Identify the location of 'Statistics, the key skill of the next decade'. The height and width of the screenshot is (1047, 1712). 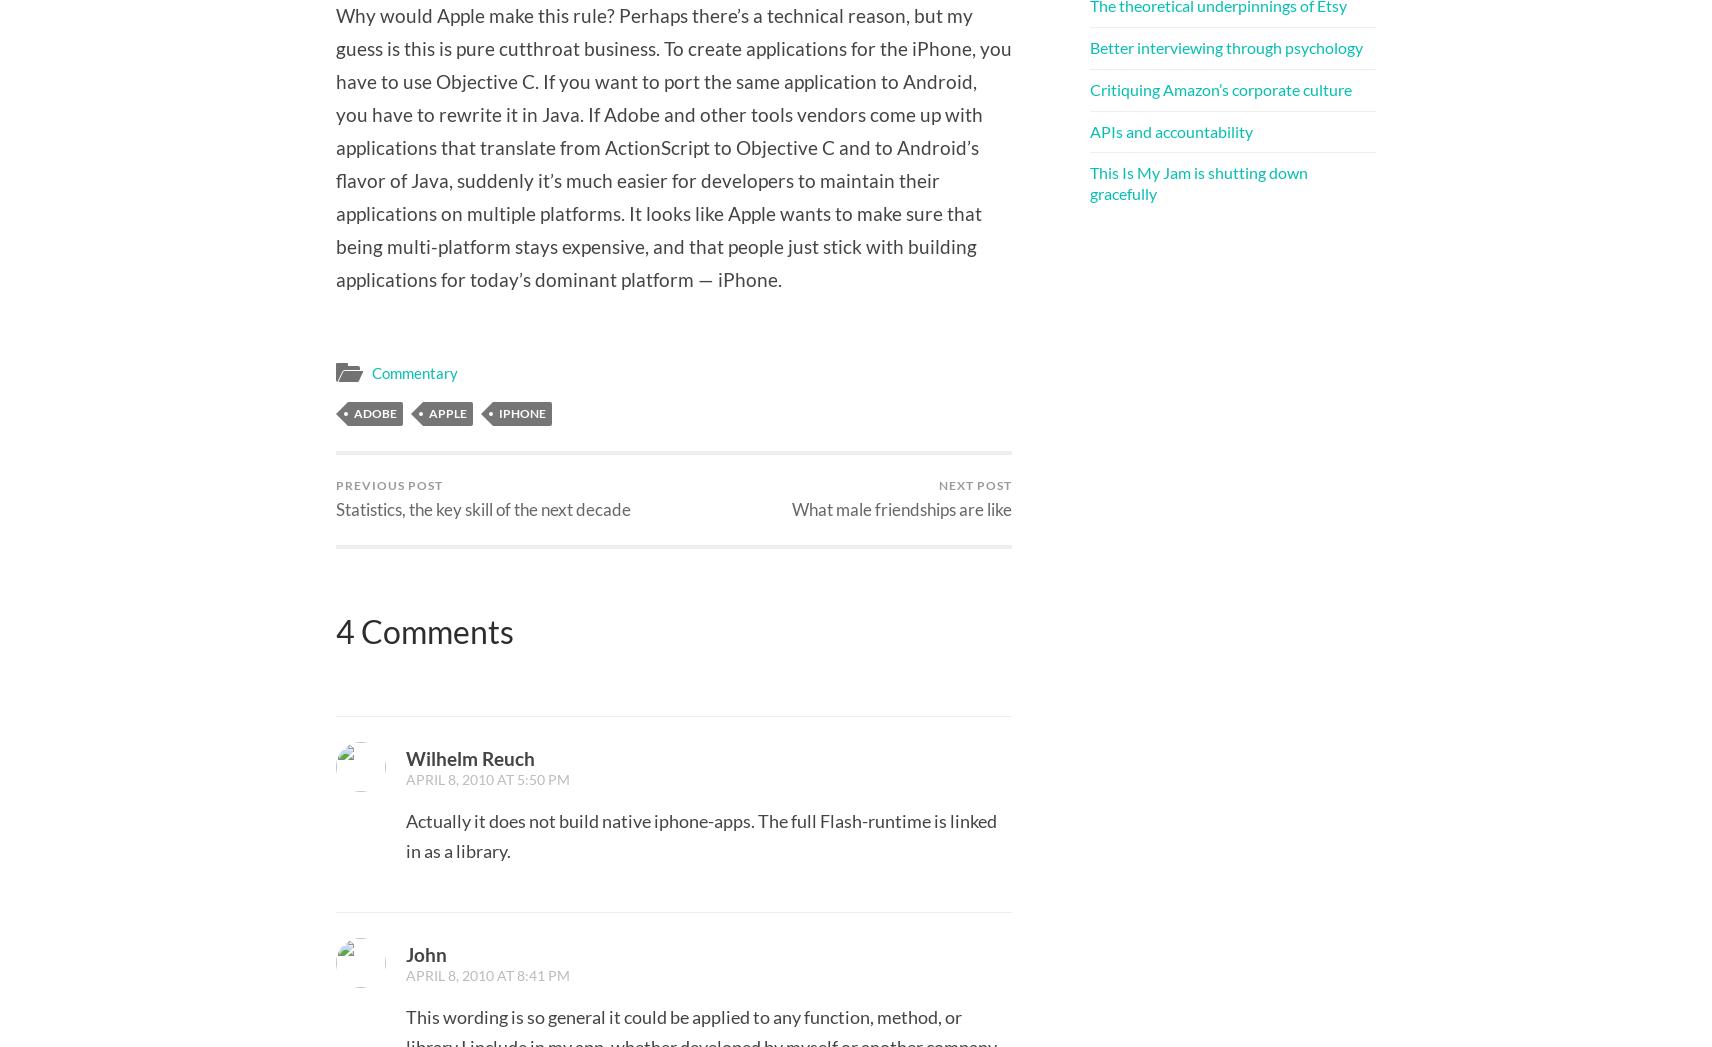
(482, 508).